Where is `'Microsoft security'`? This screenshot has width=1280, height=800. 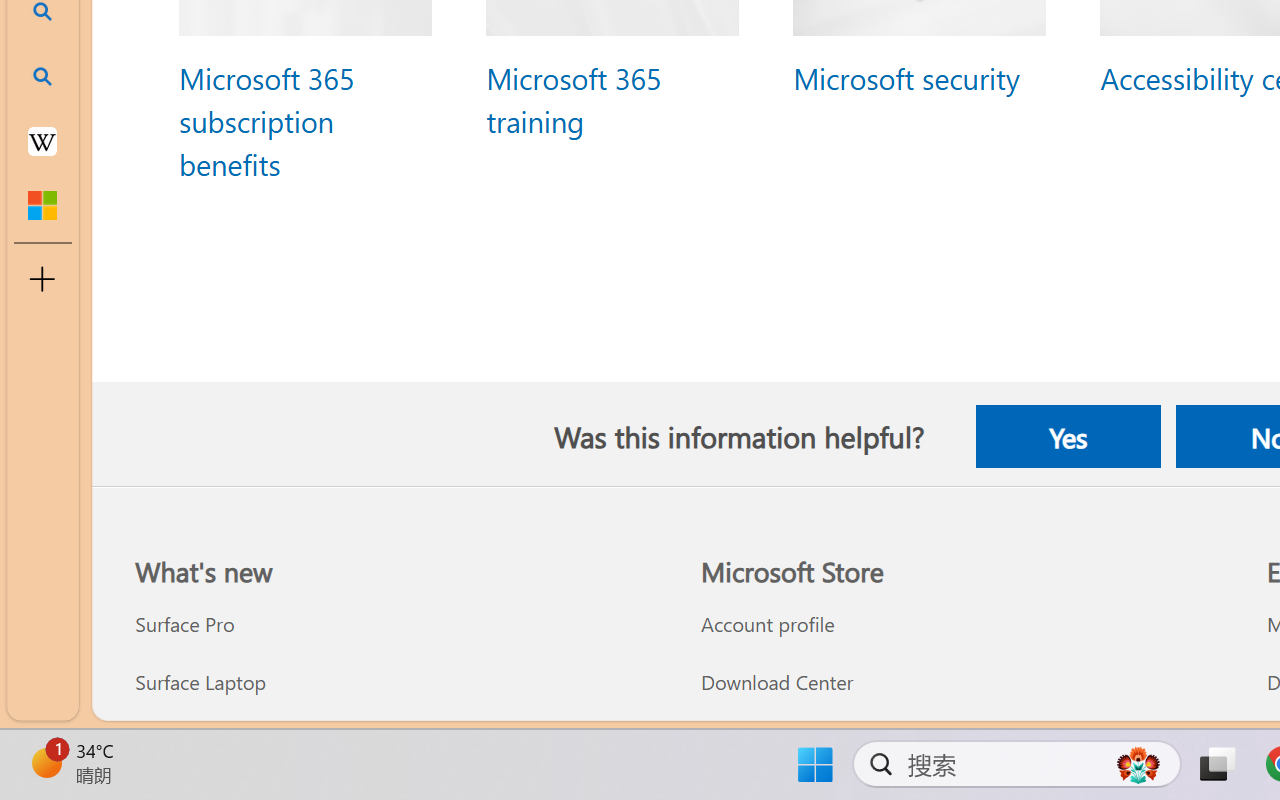
'Microsoft security' is located at coordinates (904, 77).